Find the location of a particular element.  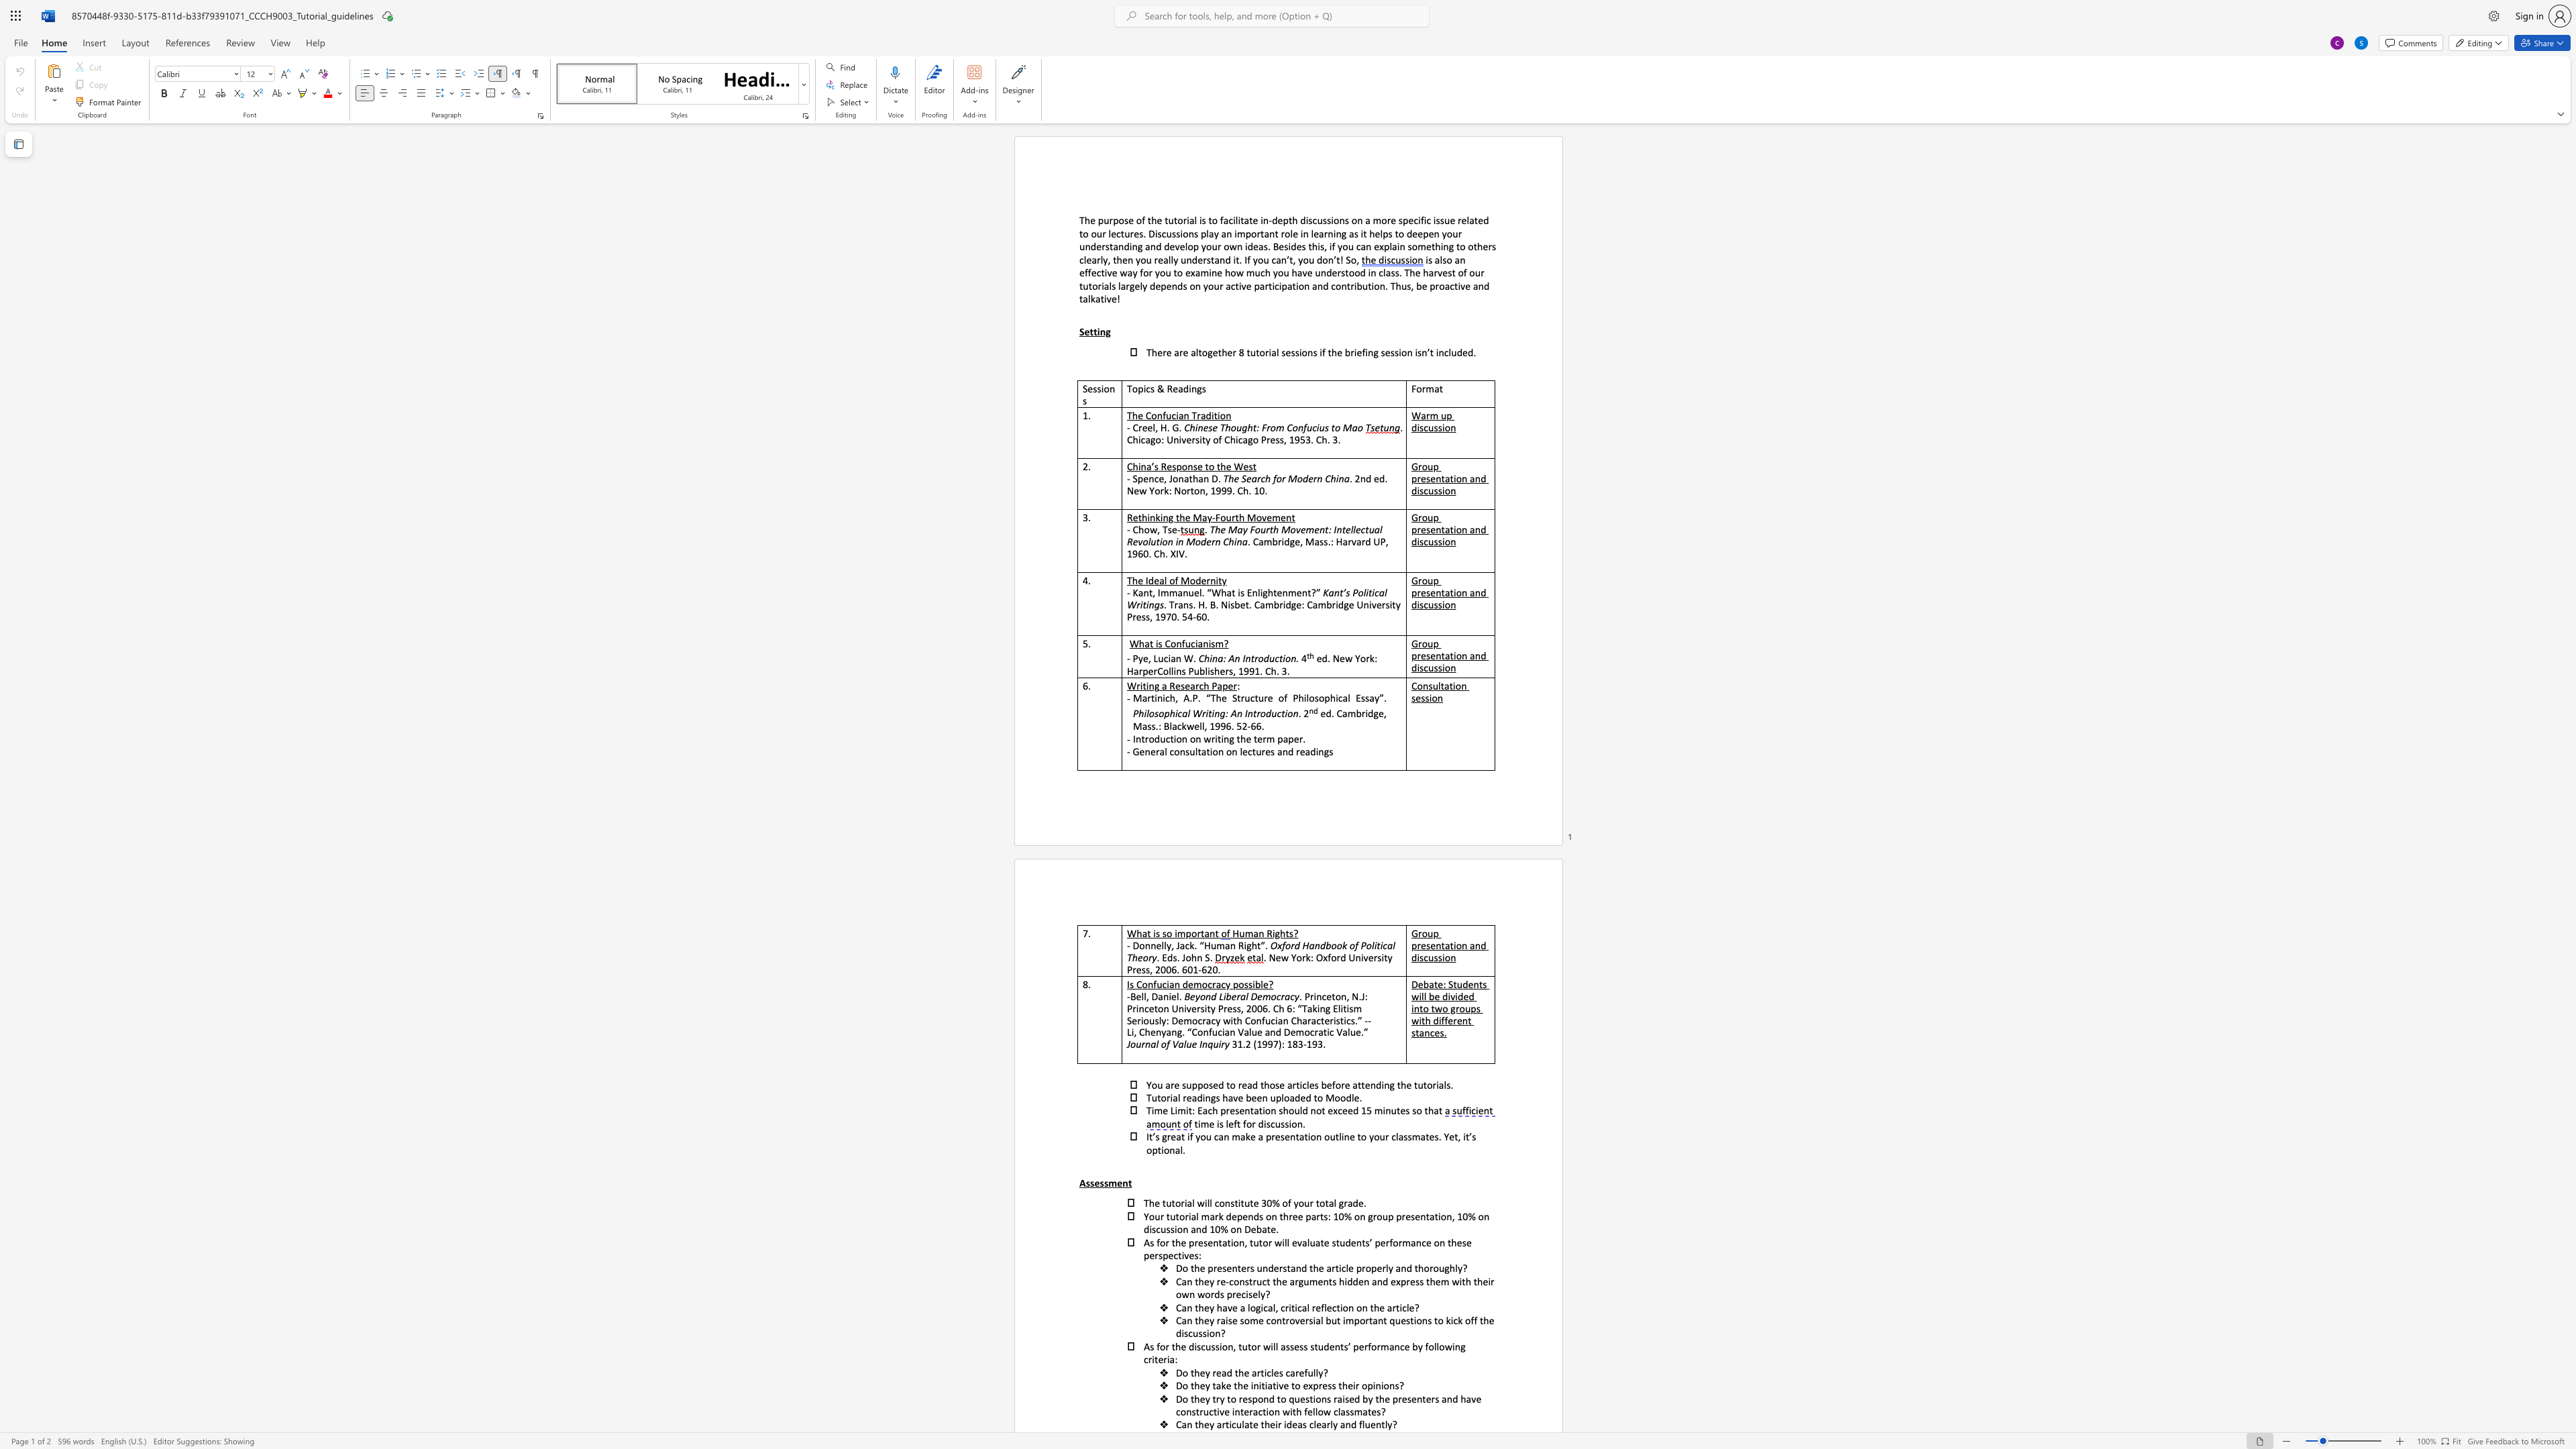

the subset text "ce on these pe" within the text "As for the presentation, tutor will evaluate students’ performance on these perspectives:" is located at coordinates (1421, 1240).